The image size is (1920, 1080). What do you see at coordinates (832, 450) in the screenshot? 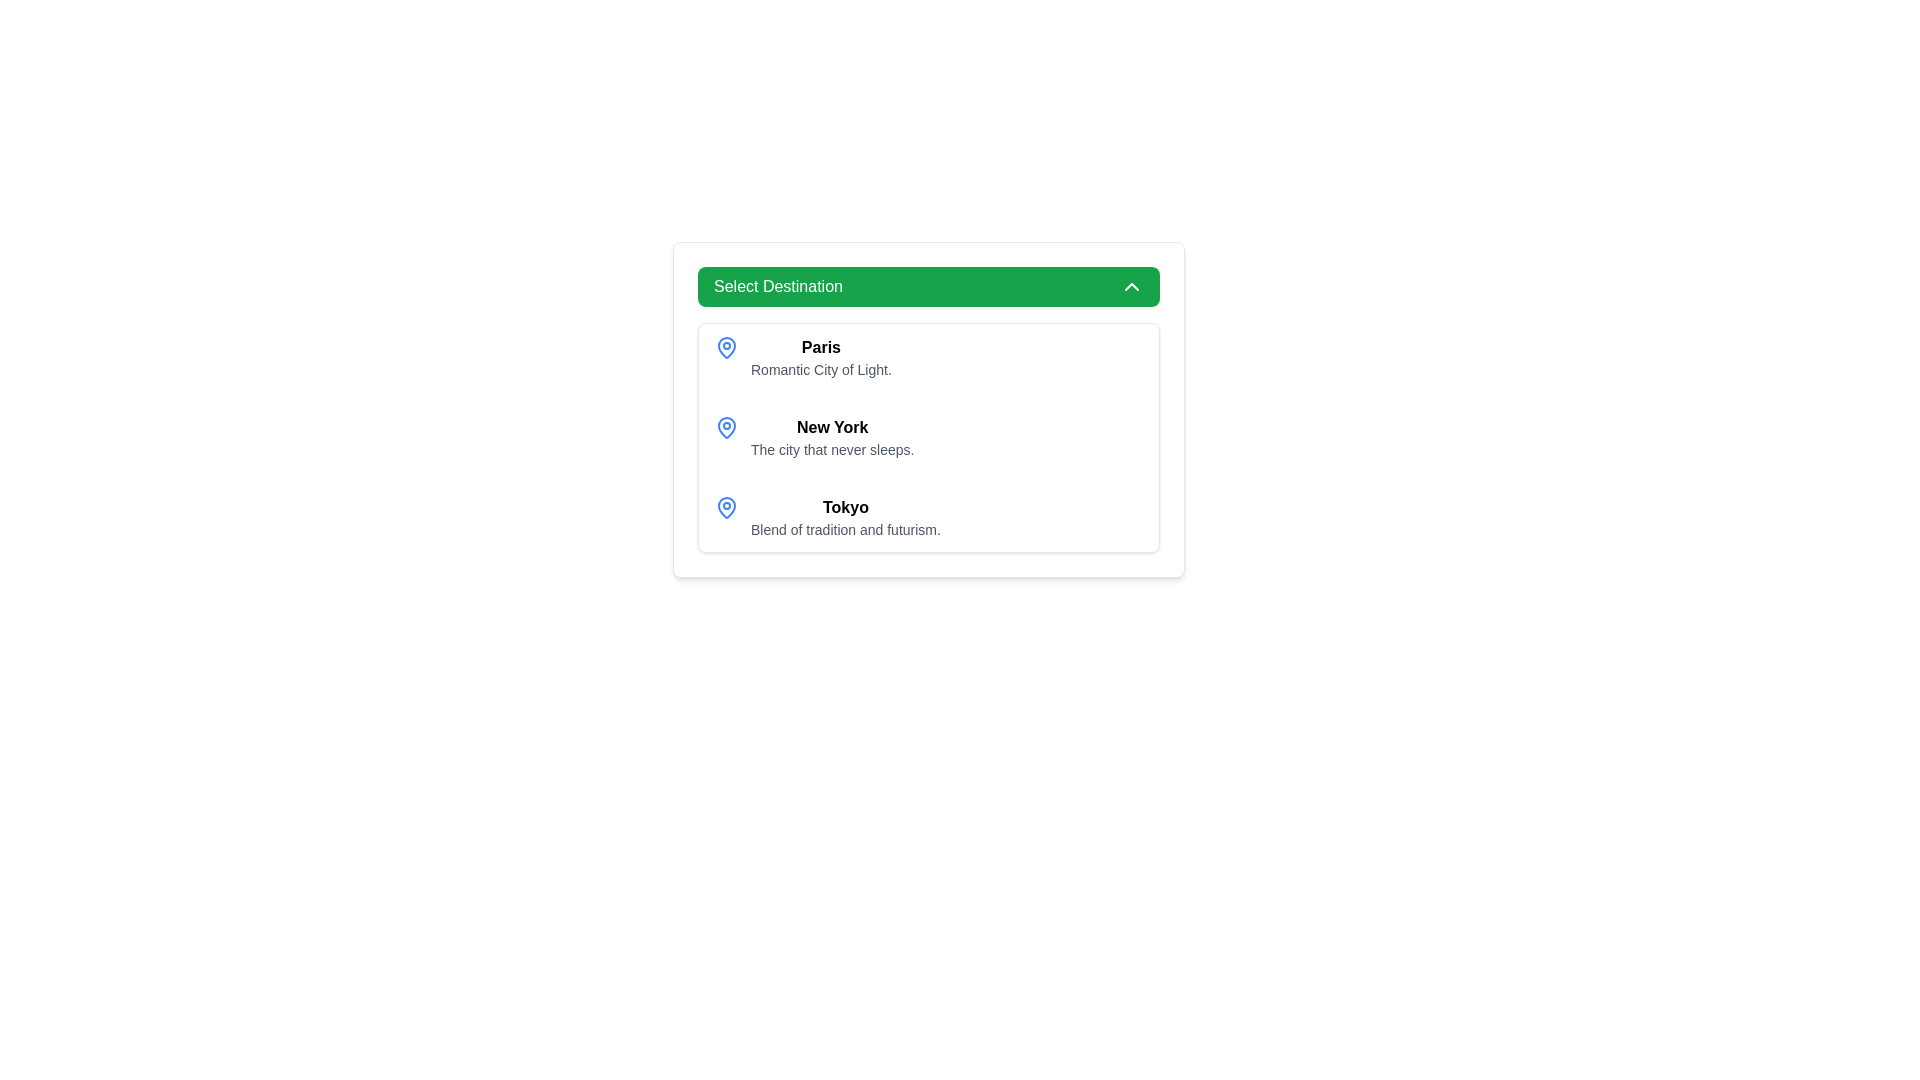
I see `the text element displaying 'The city that never sleeps.' located below 'New York' in the 'Select Destination' dropdown list` at bounding box center [832, 450].